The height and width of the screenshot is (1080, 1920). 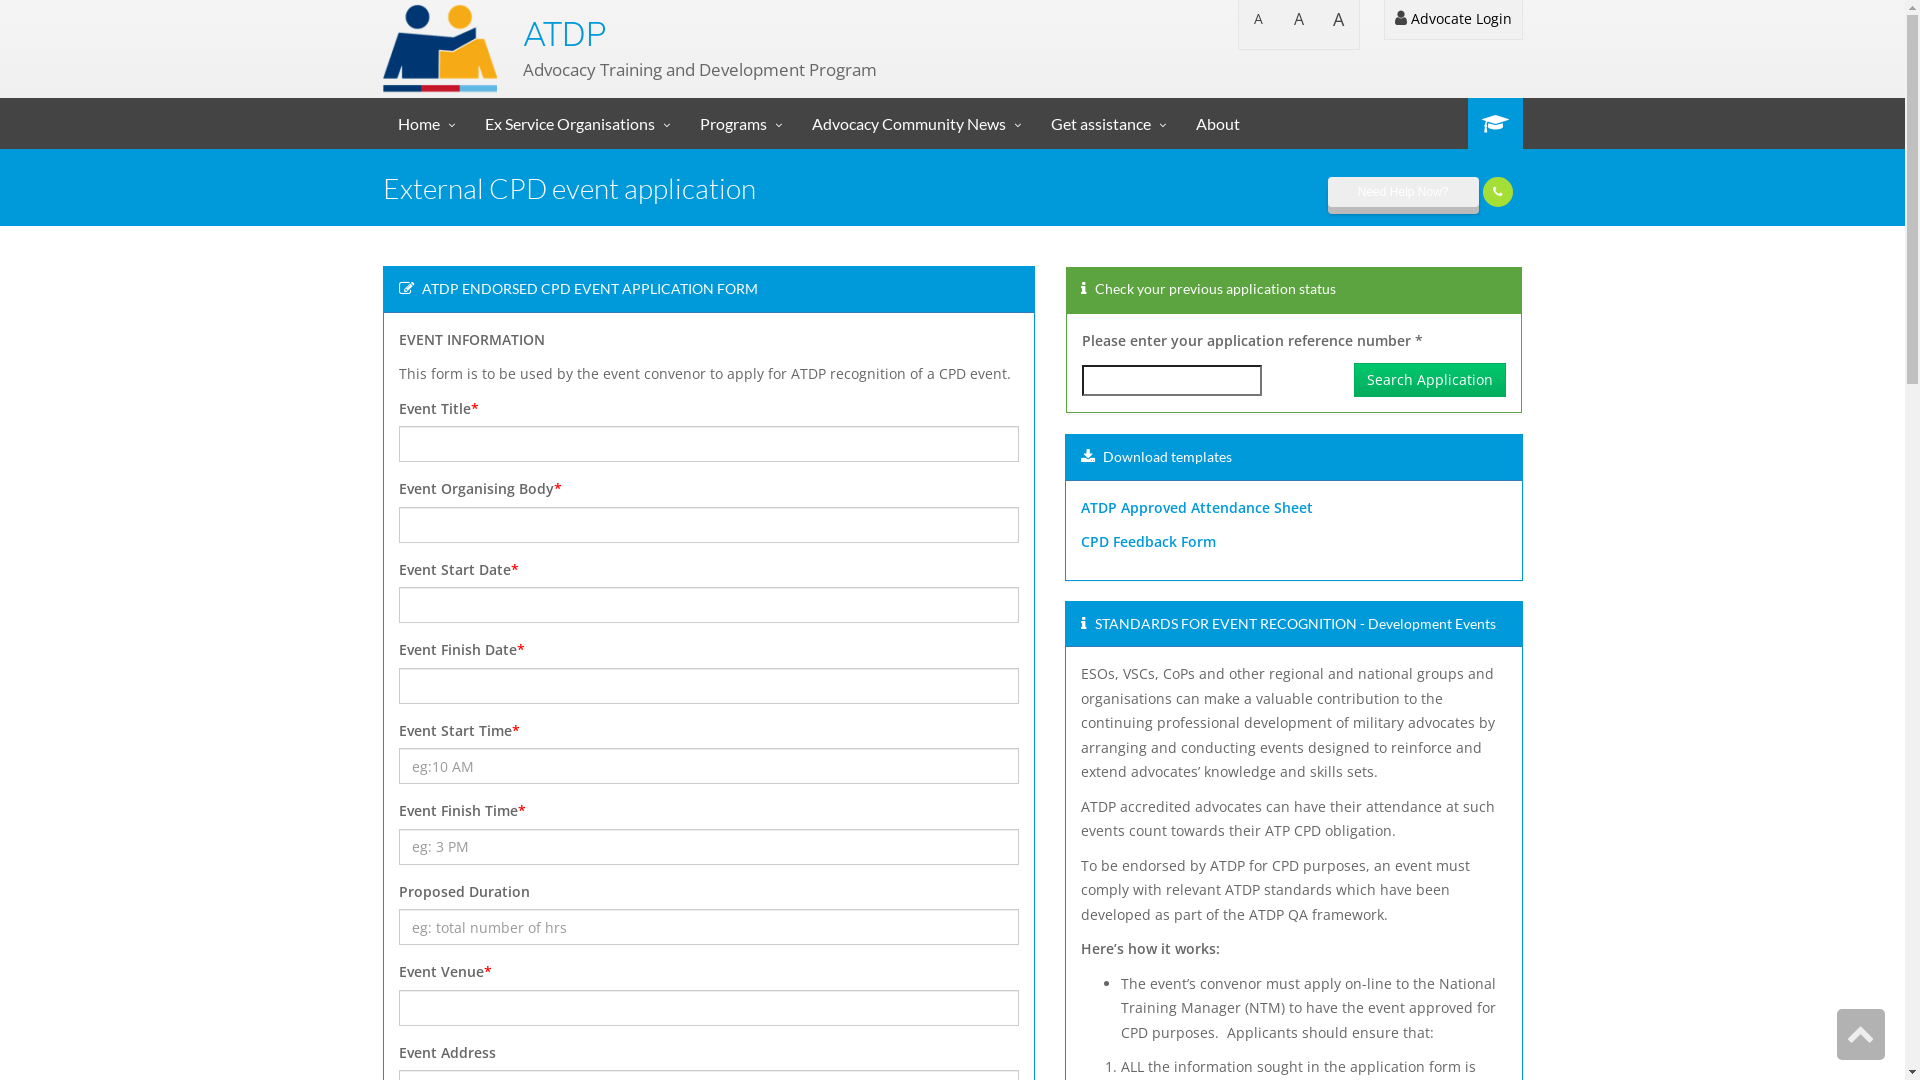 I want to click on 'Advocate Login', so click(x=1382, y=19).